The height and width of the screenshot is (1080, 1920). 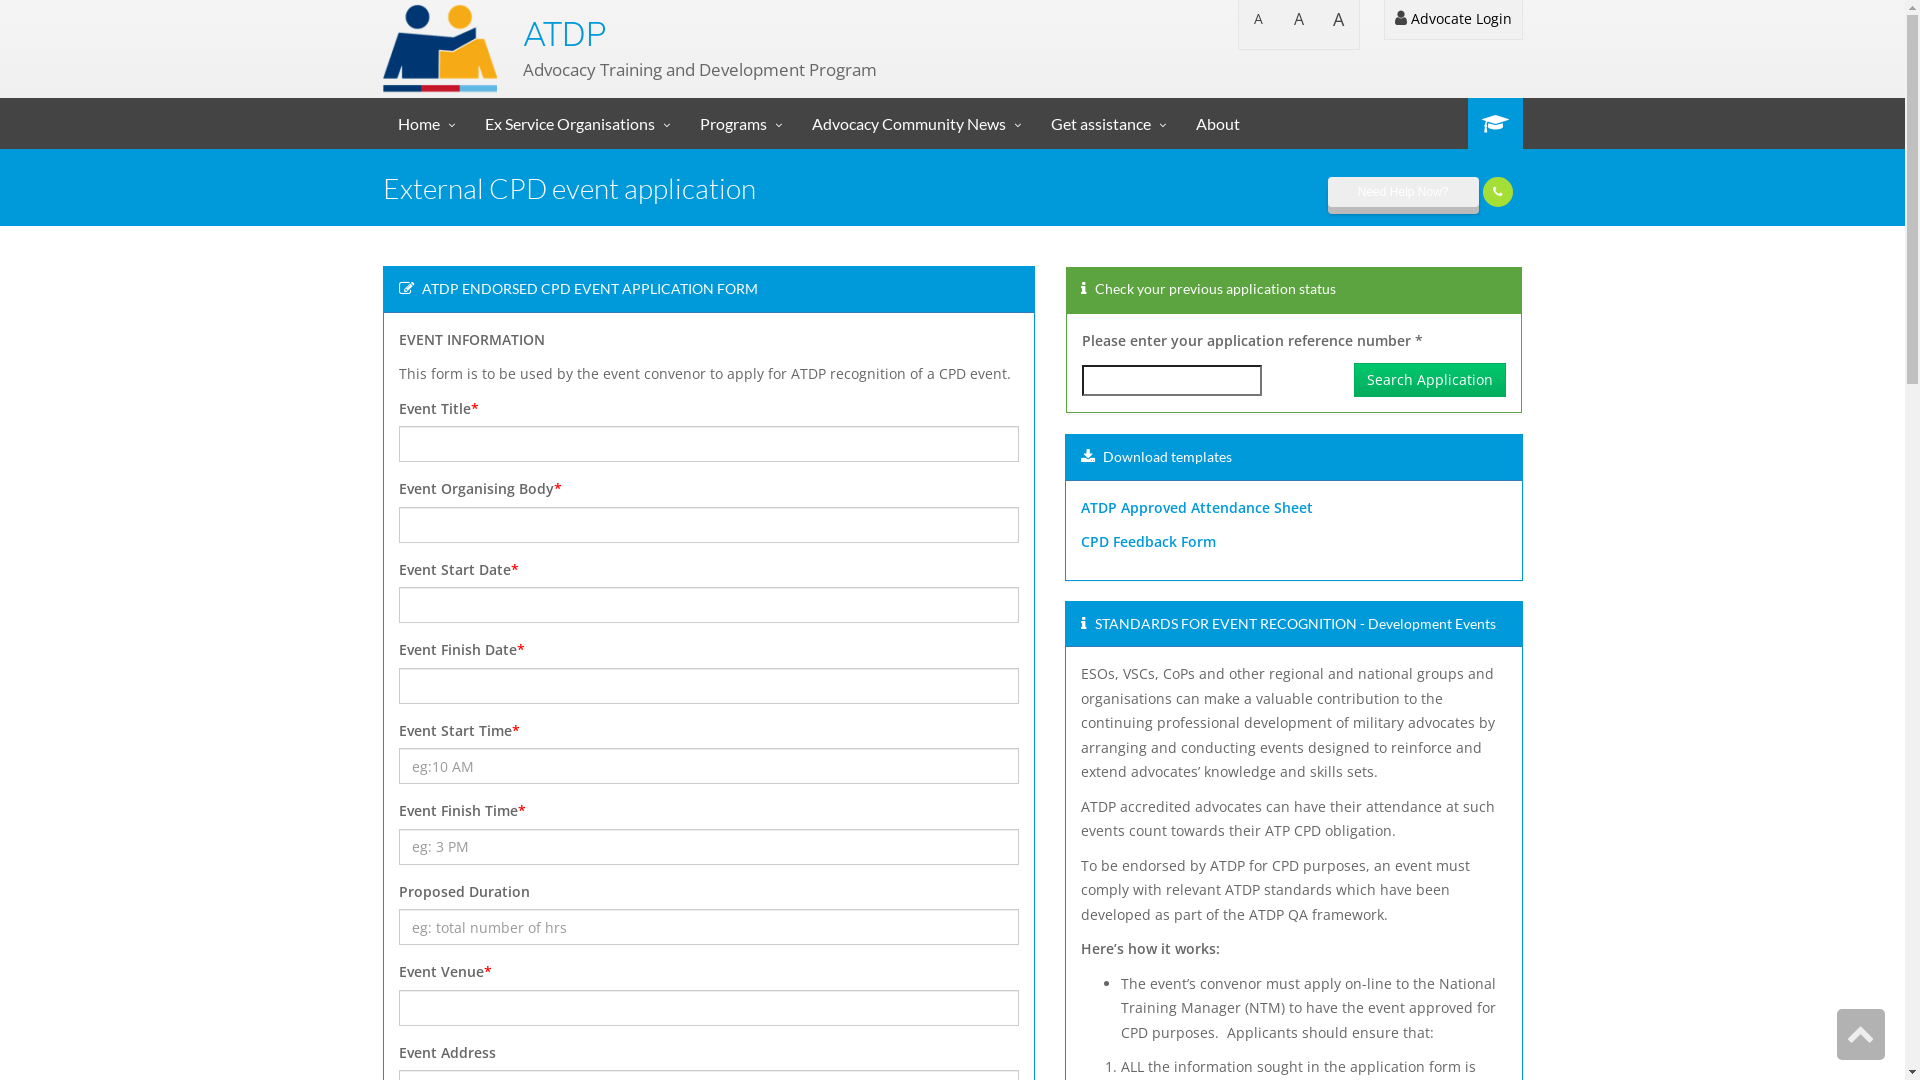 I want to click on 'Advocate Login', so click(x=1382, y=19).